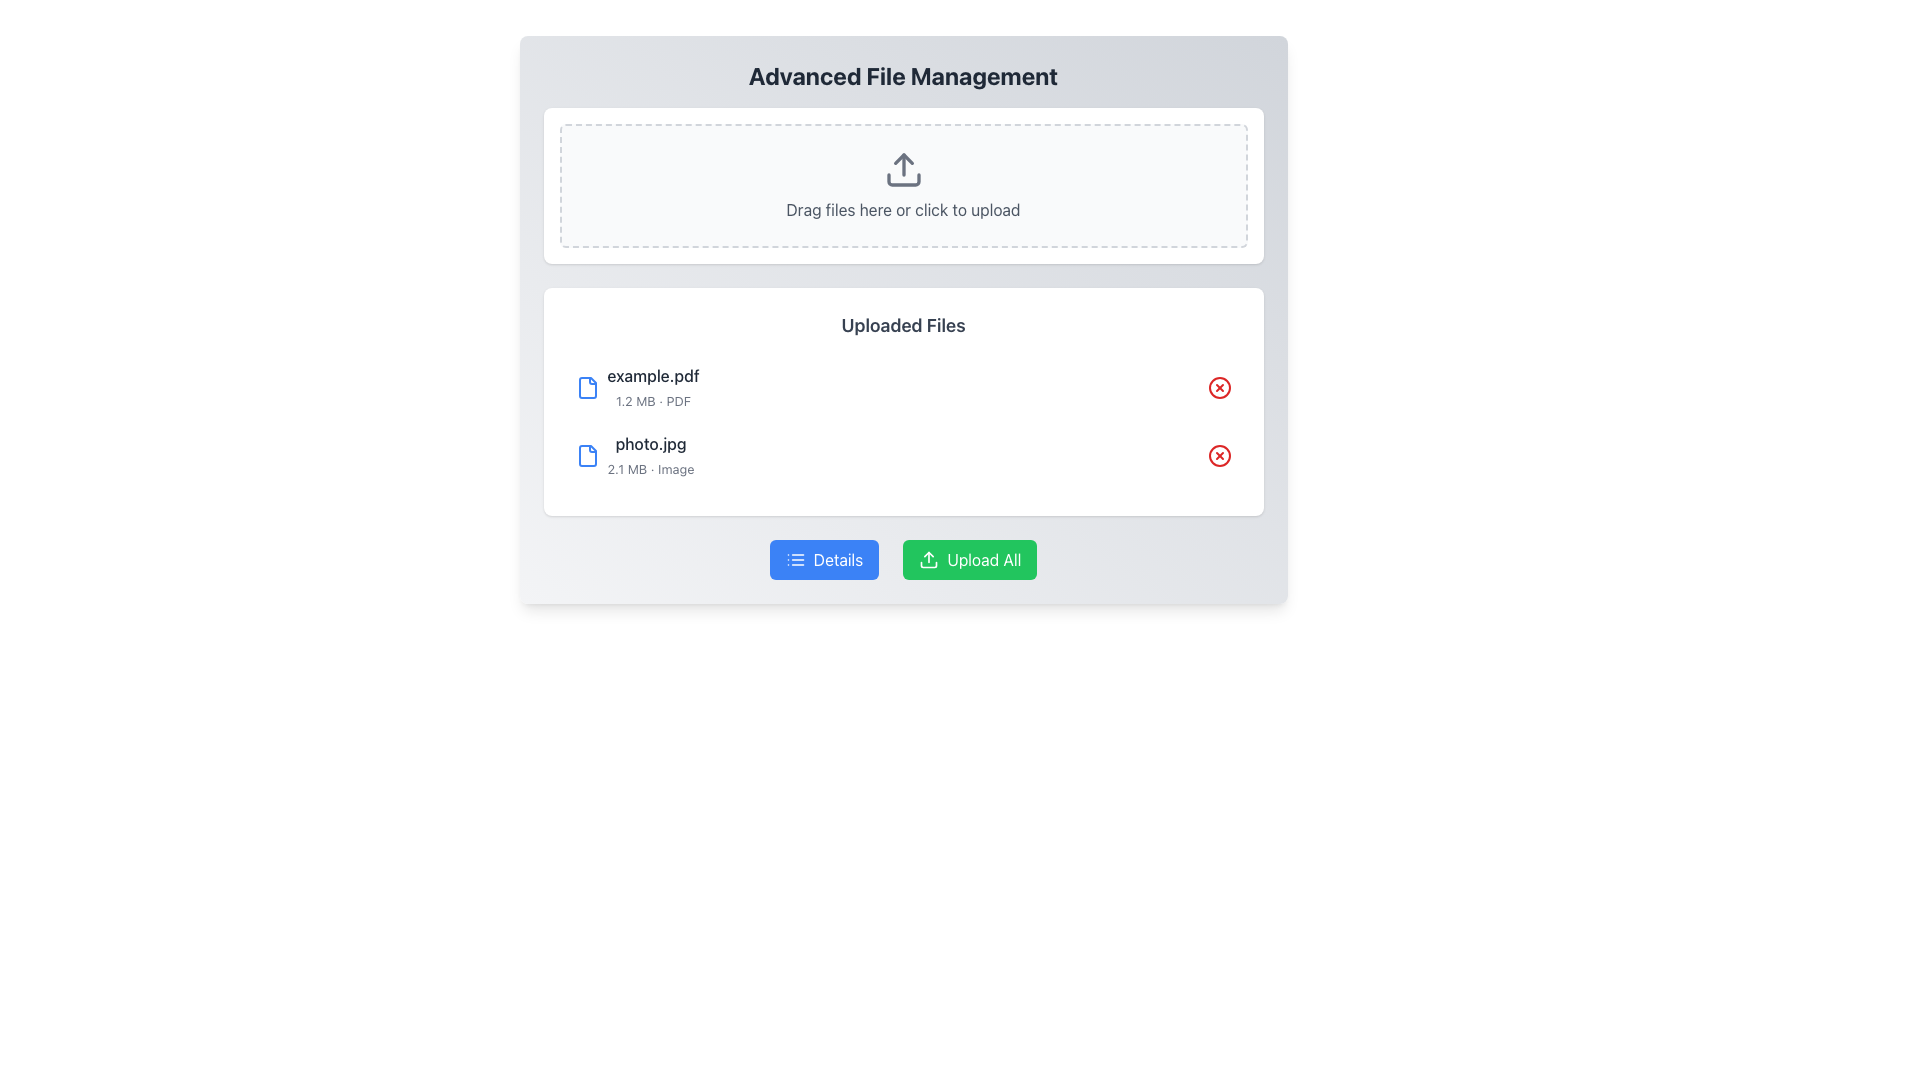  I want to click on text label displaying 'Uploaded Files', which serves as a title header above the uploaded files list, so click(902, 325).